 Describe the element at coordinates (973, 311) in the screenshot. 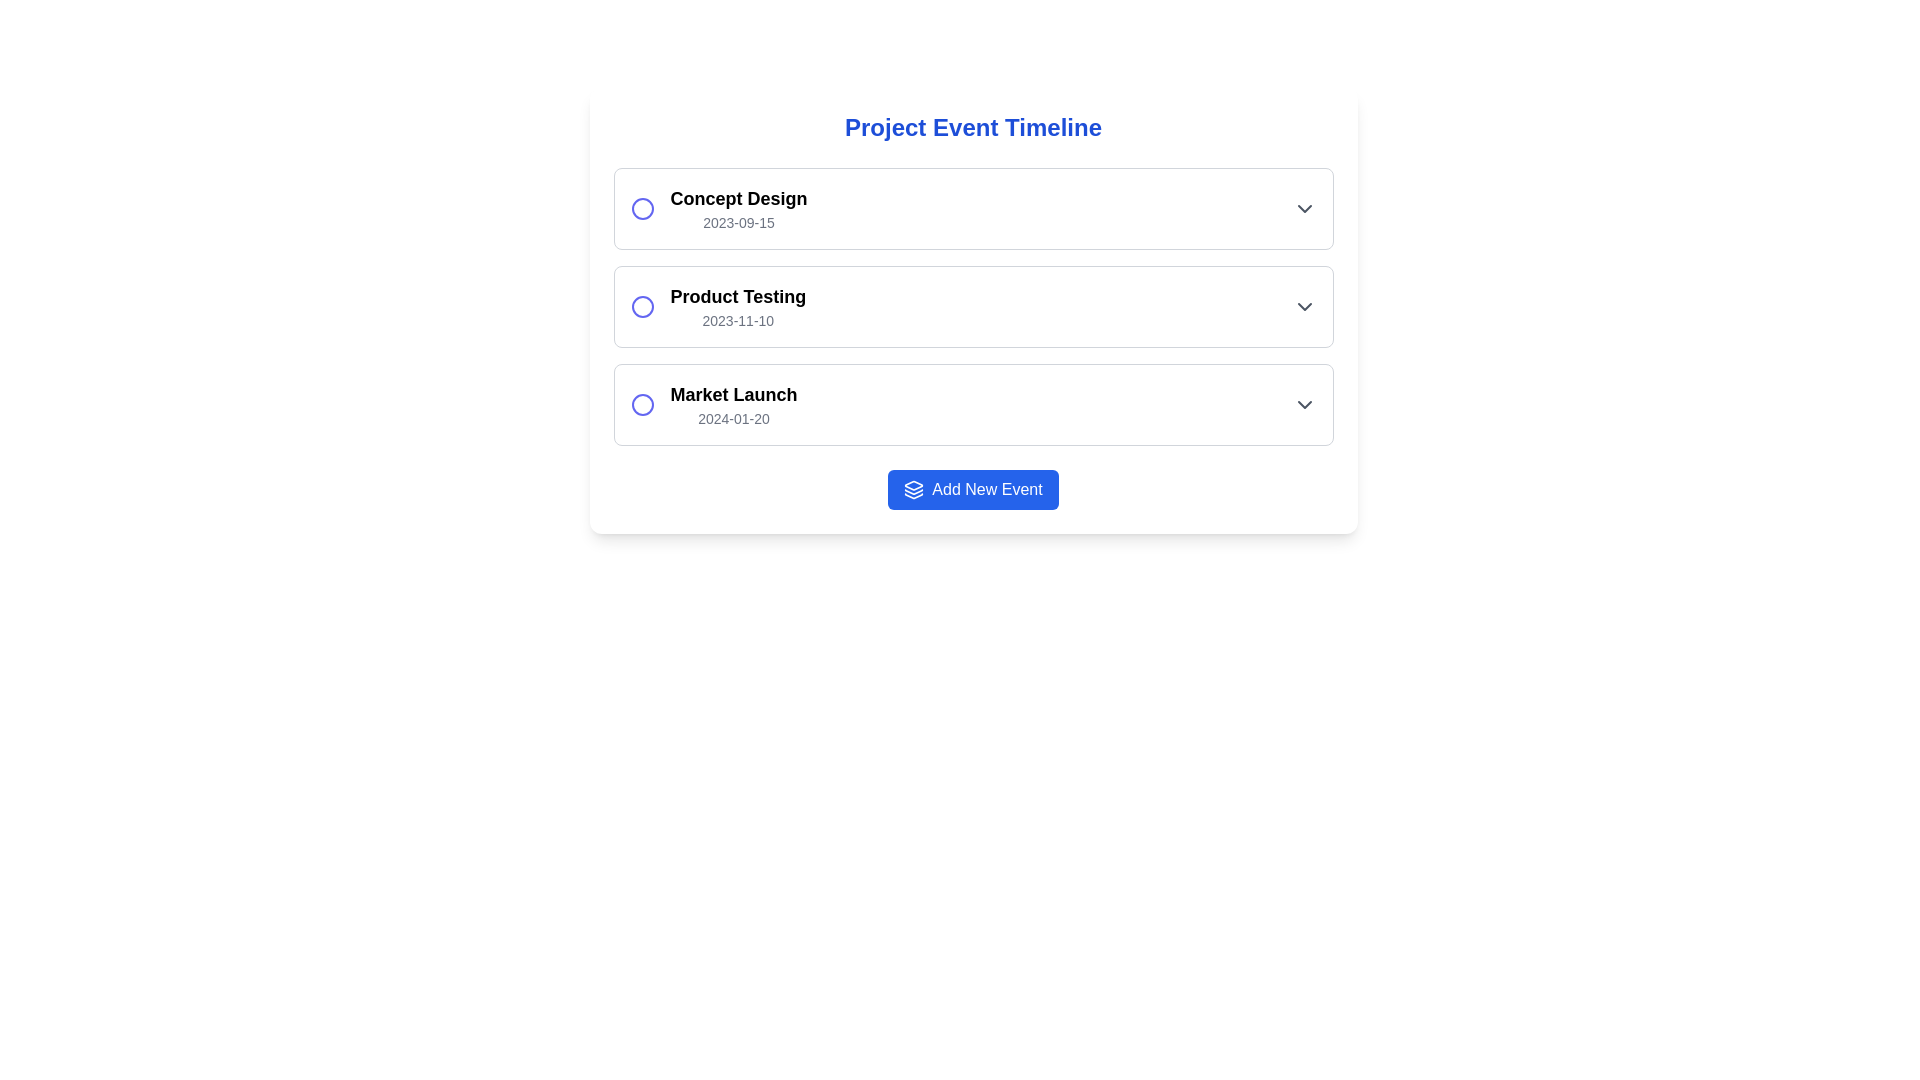

I see `the event block titled 'Product Testing'` at that location.